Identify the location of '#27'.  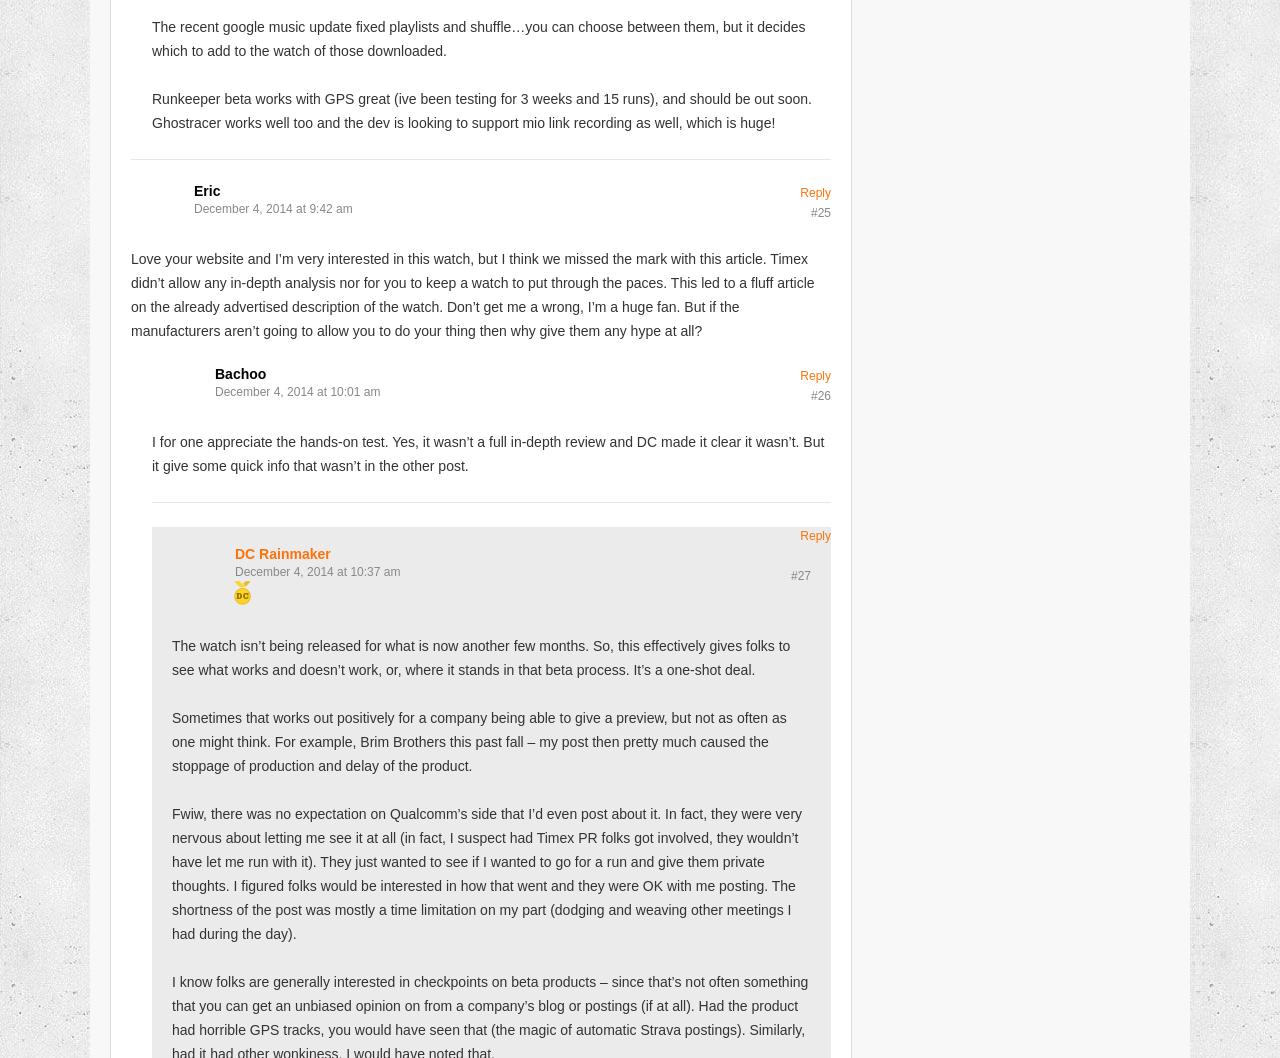
(789, 575).